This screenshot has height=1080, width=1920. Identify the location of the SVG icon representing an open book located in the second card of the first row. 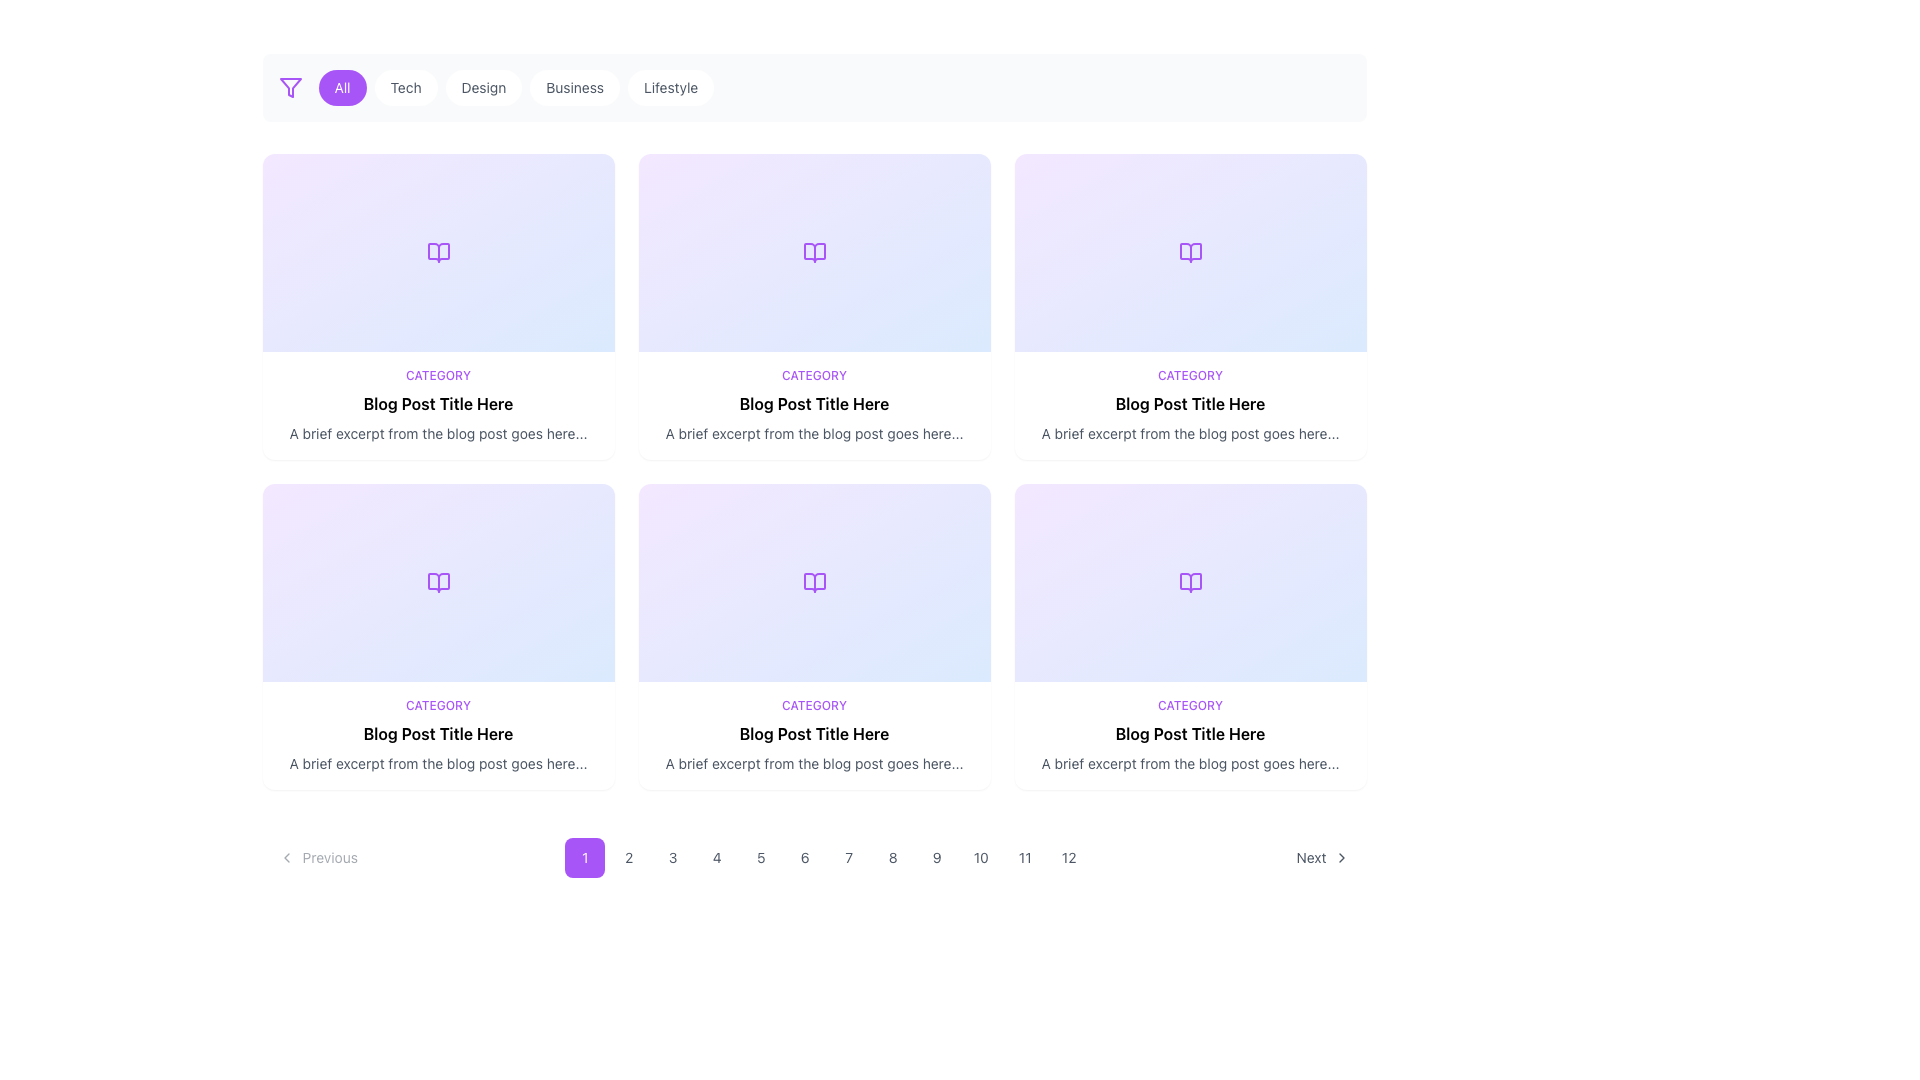
(814, 252).